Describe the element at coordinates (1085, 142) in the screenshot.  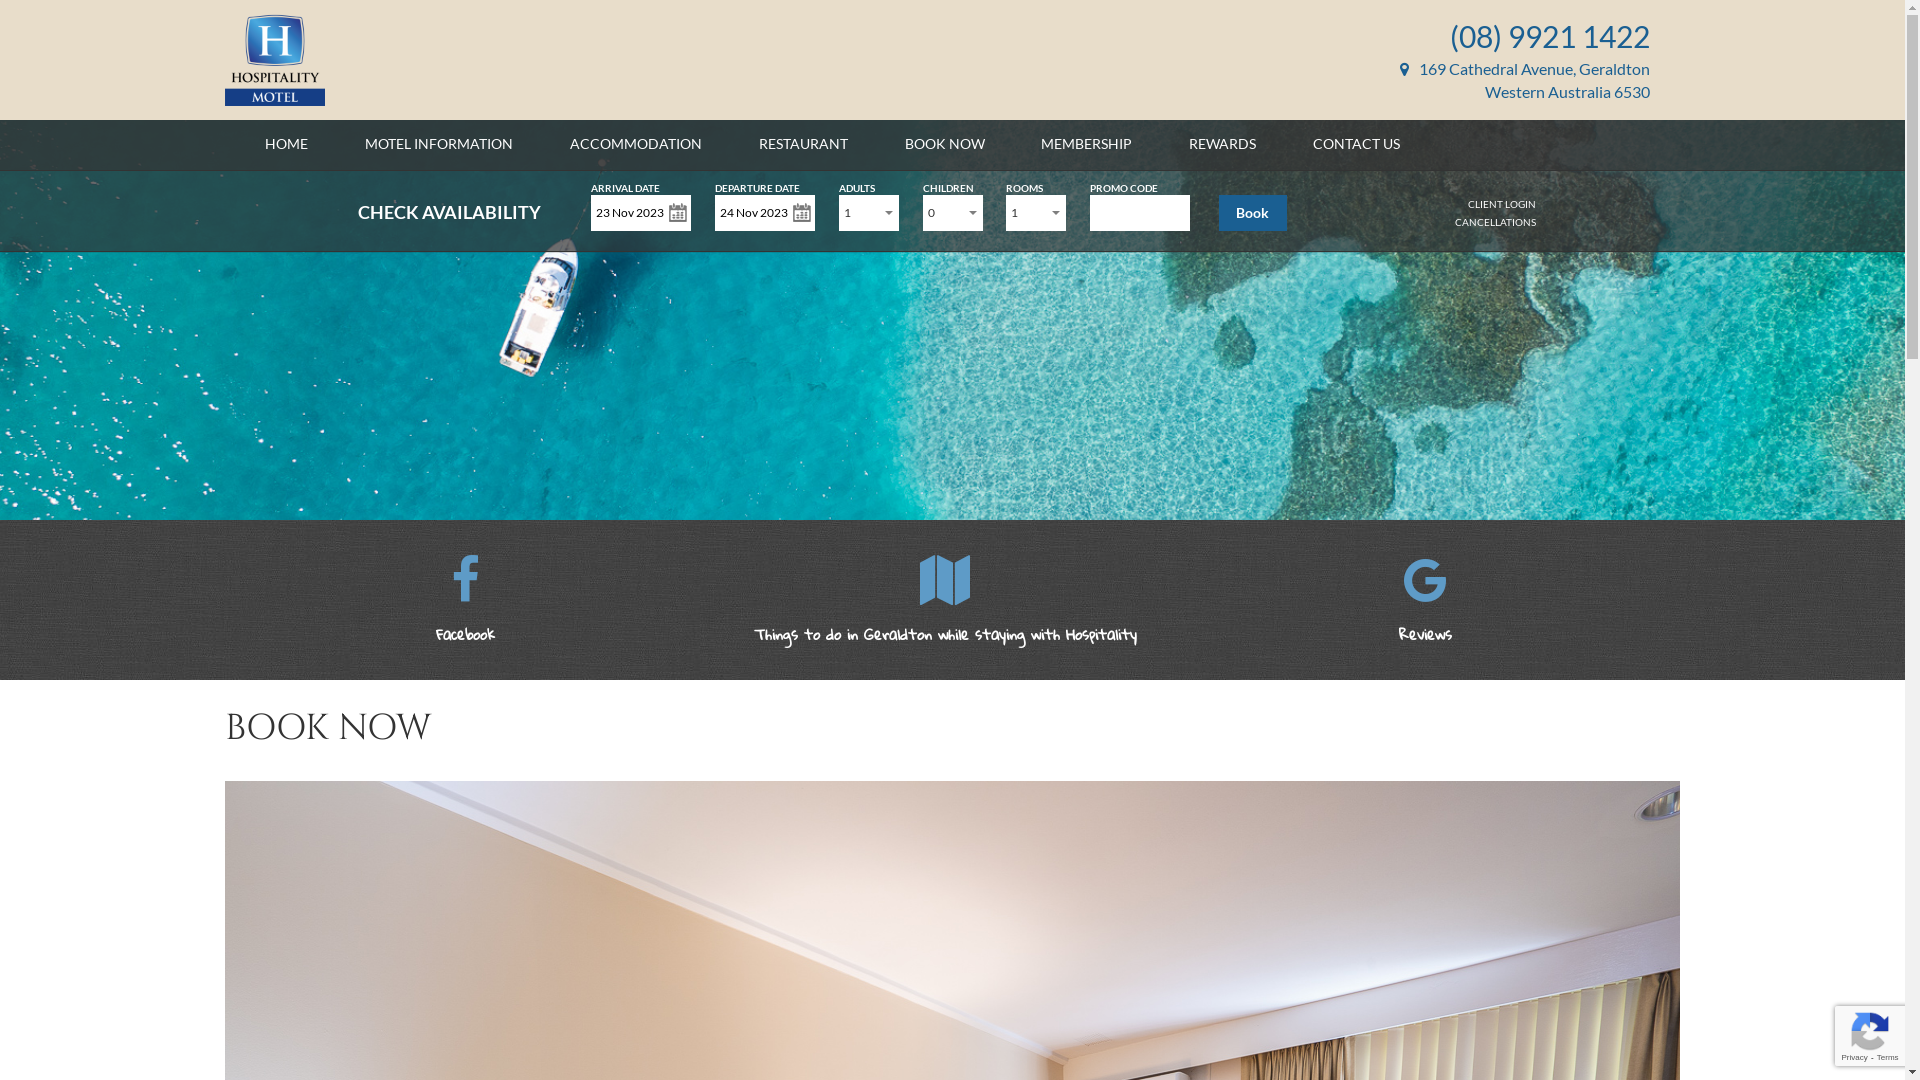
I see `'MEMBERSHIP'` at that location.